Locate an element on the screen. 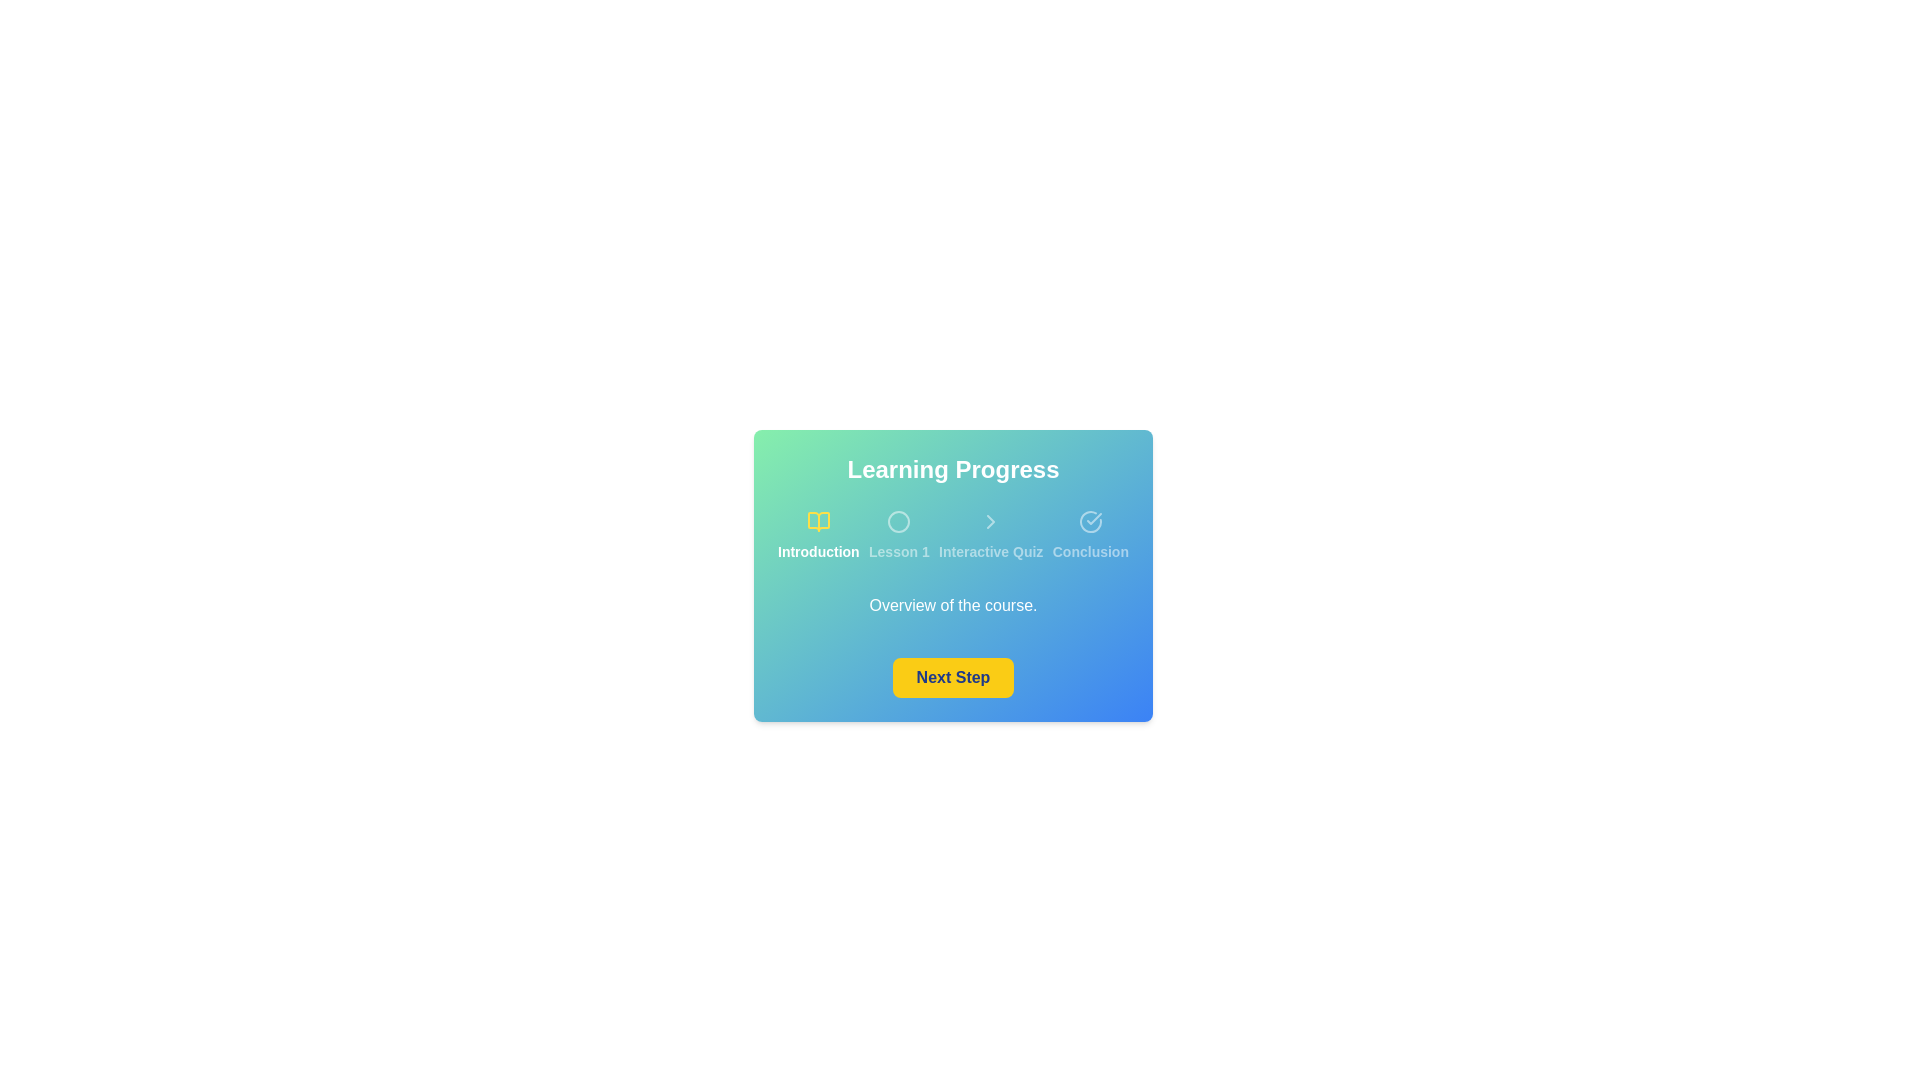 The image size is (1920, 1080). the 'Conclusion' text label, which indicates the final stage of a multi-step process and is positioned to the far right of the series of labels is located at coordinates (1089, 551).